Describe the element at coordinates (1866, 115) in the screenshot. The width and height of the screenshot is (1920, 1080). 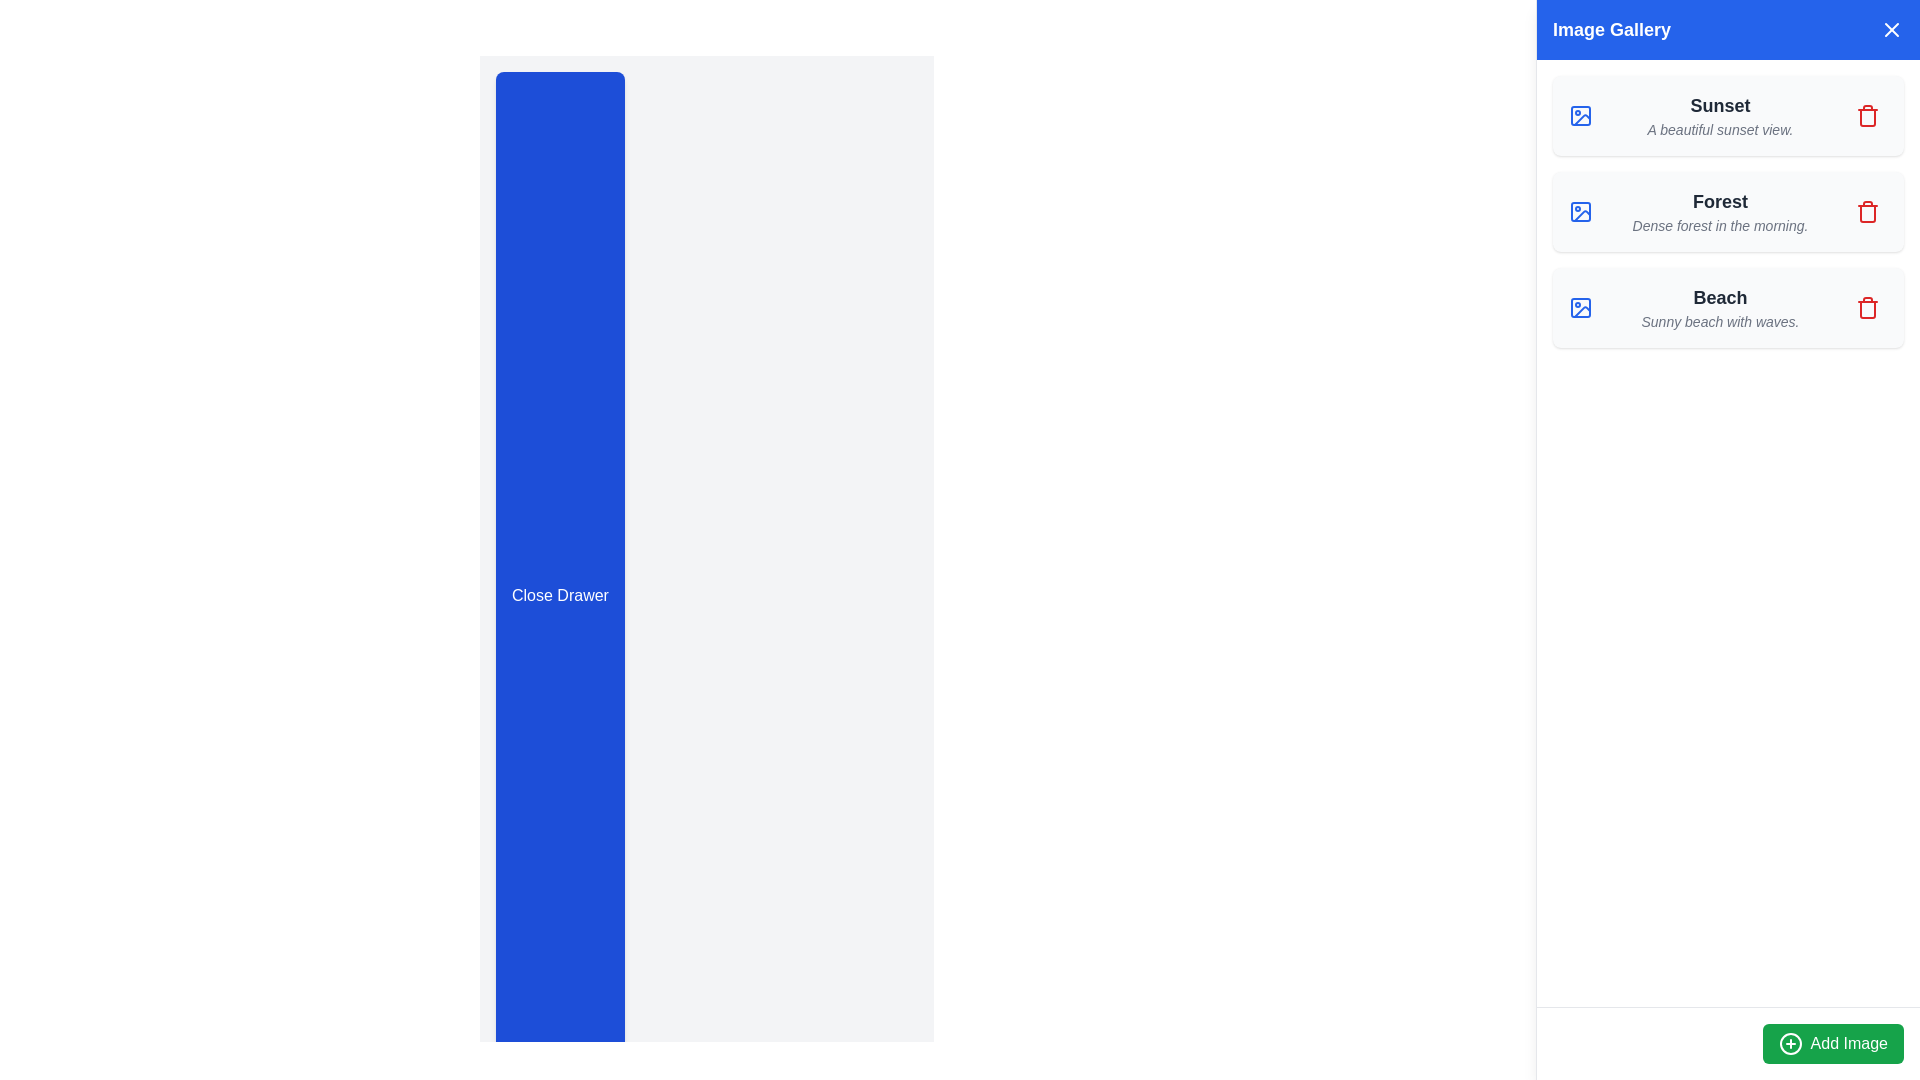
I see `the trash can icon button positioned at the far right of the list item to potentially display a tooltip or highlight the icon` at that location.